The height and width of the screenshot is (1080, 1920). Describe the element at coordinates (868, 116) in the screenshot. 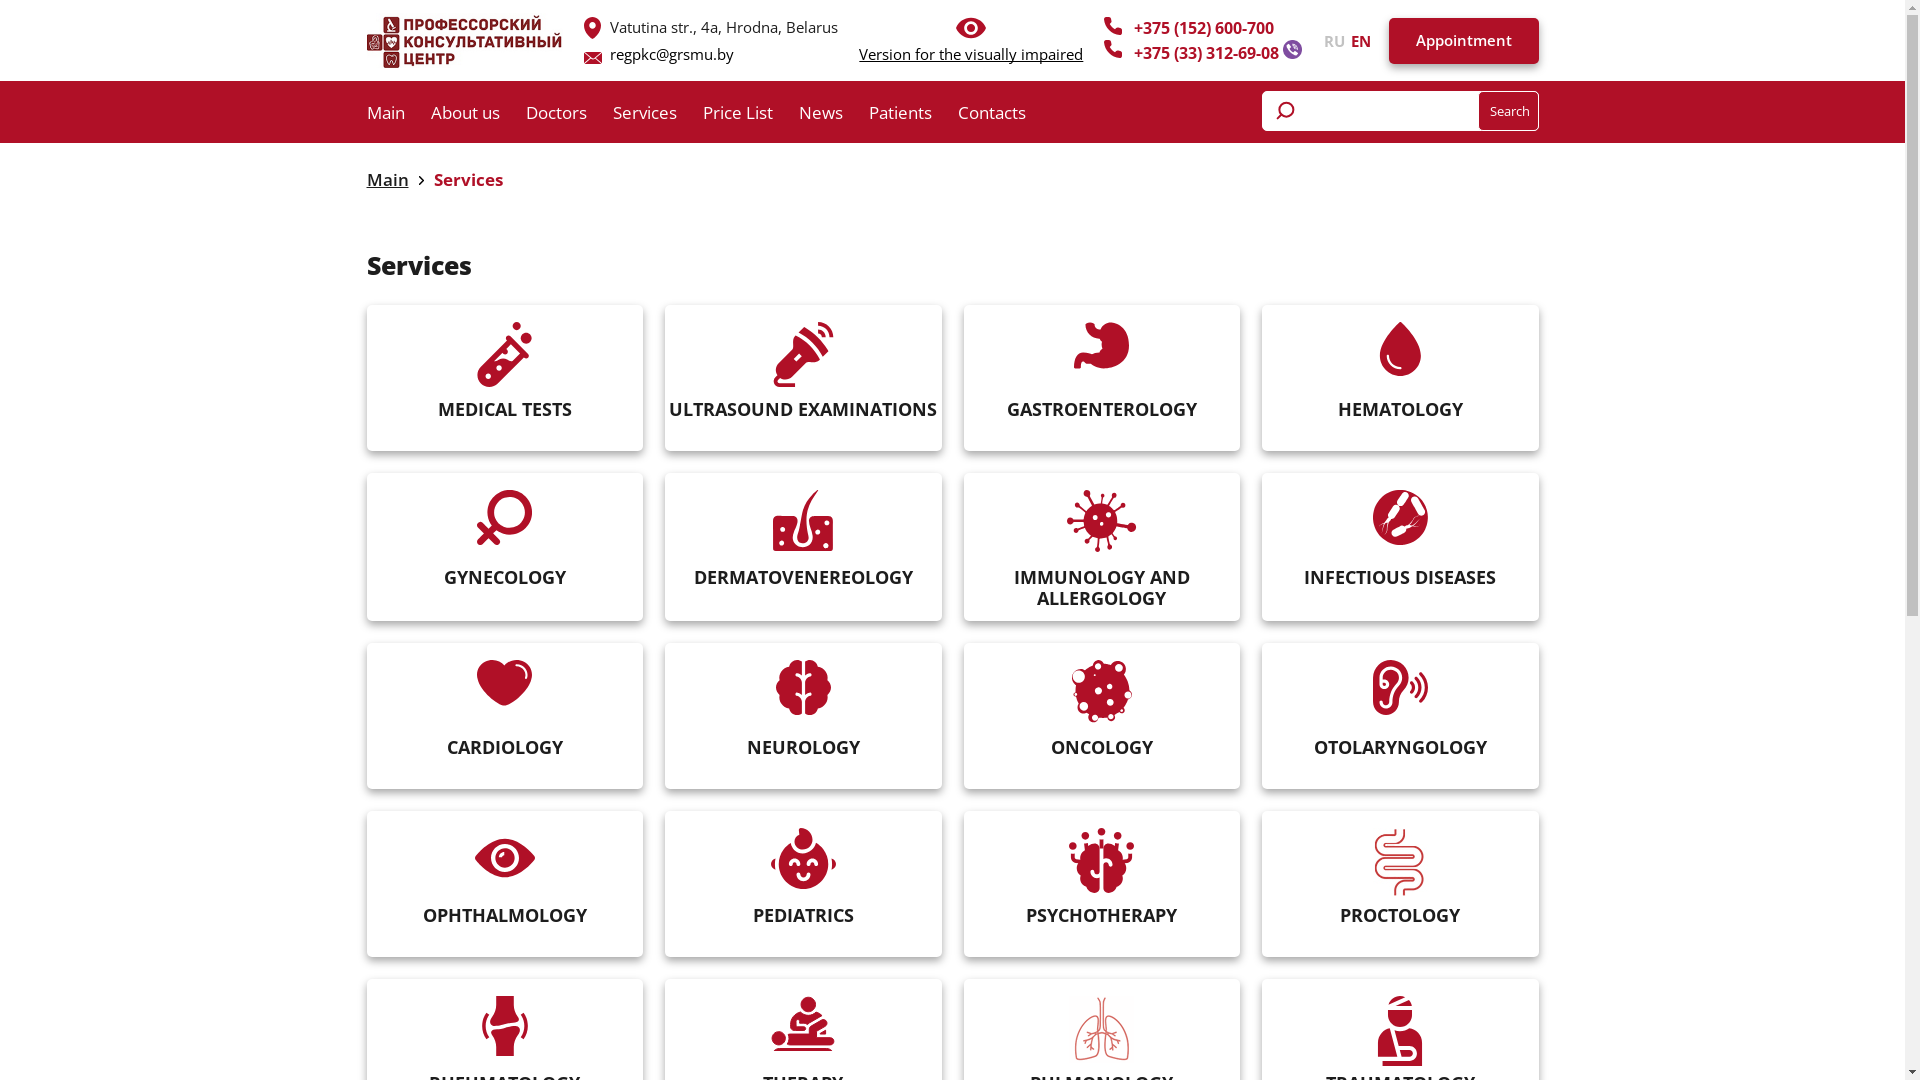

I see `'Patients'` at that location.